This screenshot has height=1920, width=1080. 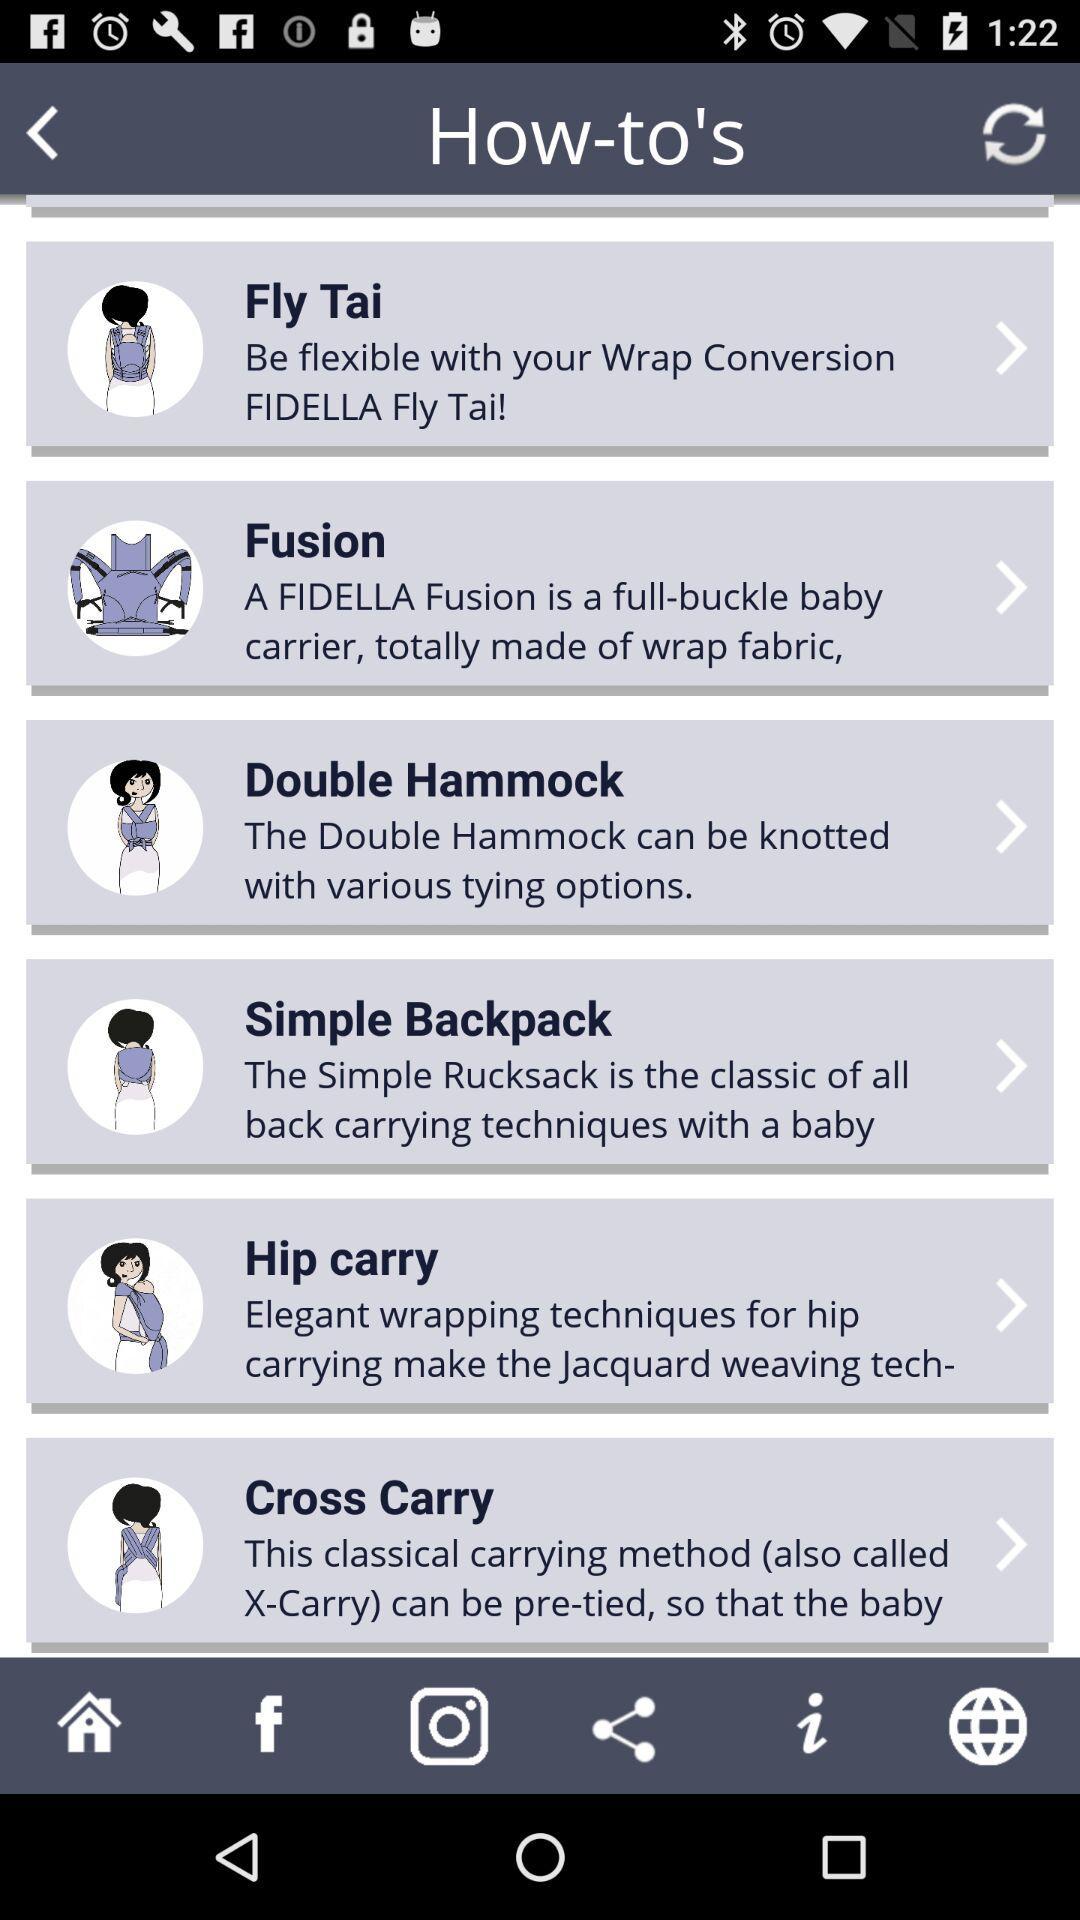 What do you see at coordinates (369, 1495) in the screenshot?
I see `the cross carry item` at bounding box center [369, 1495].